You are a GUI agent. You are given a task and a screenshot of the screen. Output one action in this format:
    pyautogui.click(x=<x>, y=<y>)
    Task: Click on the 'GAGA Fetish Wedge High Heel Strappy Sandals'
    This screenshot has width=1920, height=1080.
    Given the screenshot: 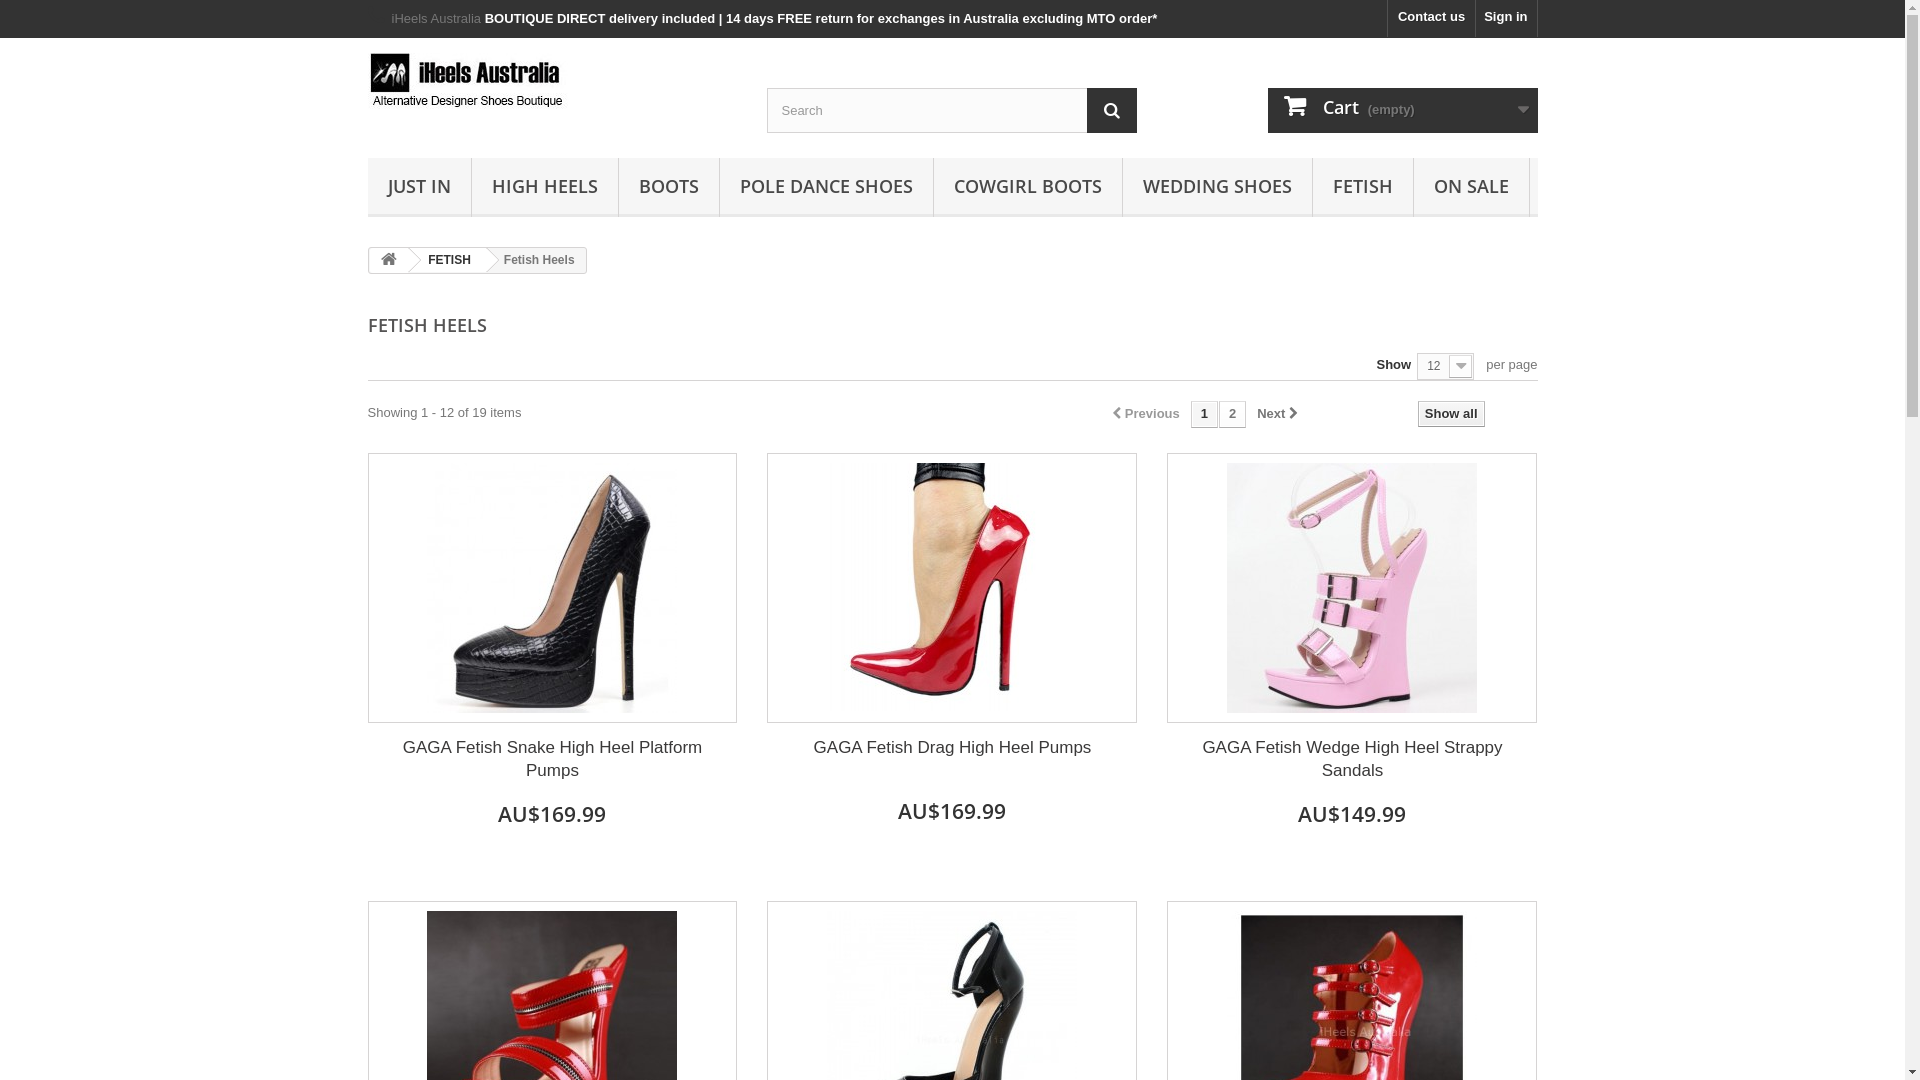 What is the action you would take?
    pyautogui.click(x=1352, y=759)
    